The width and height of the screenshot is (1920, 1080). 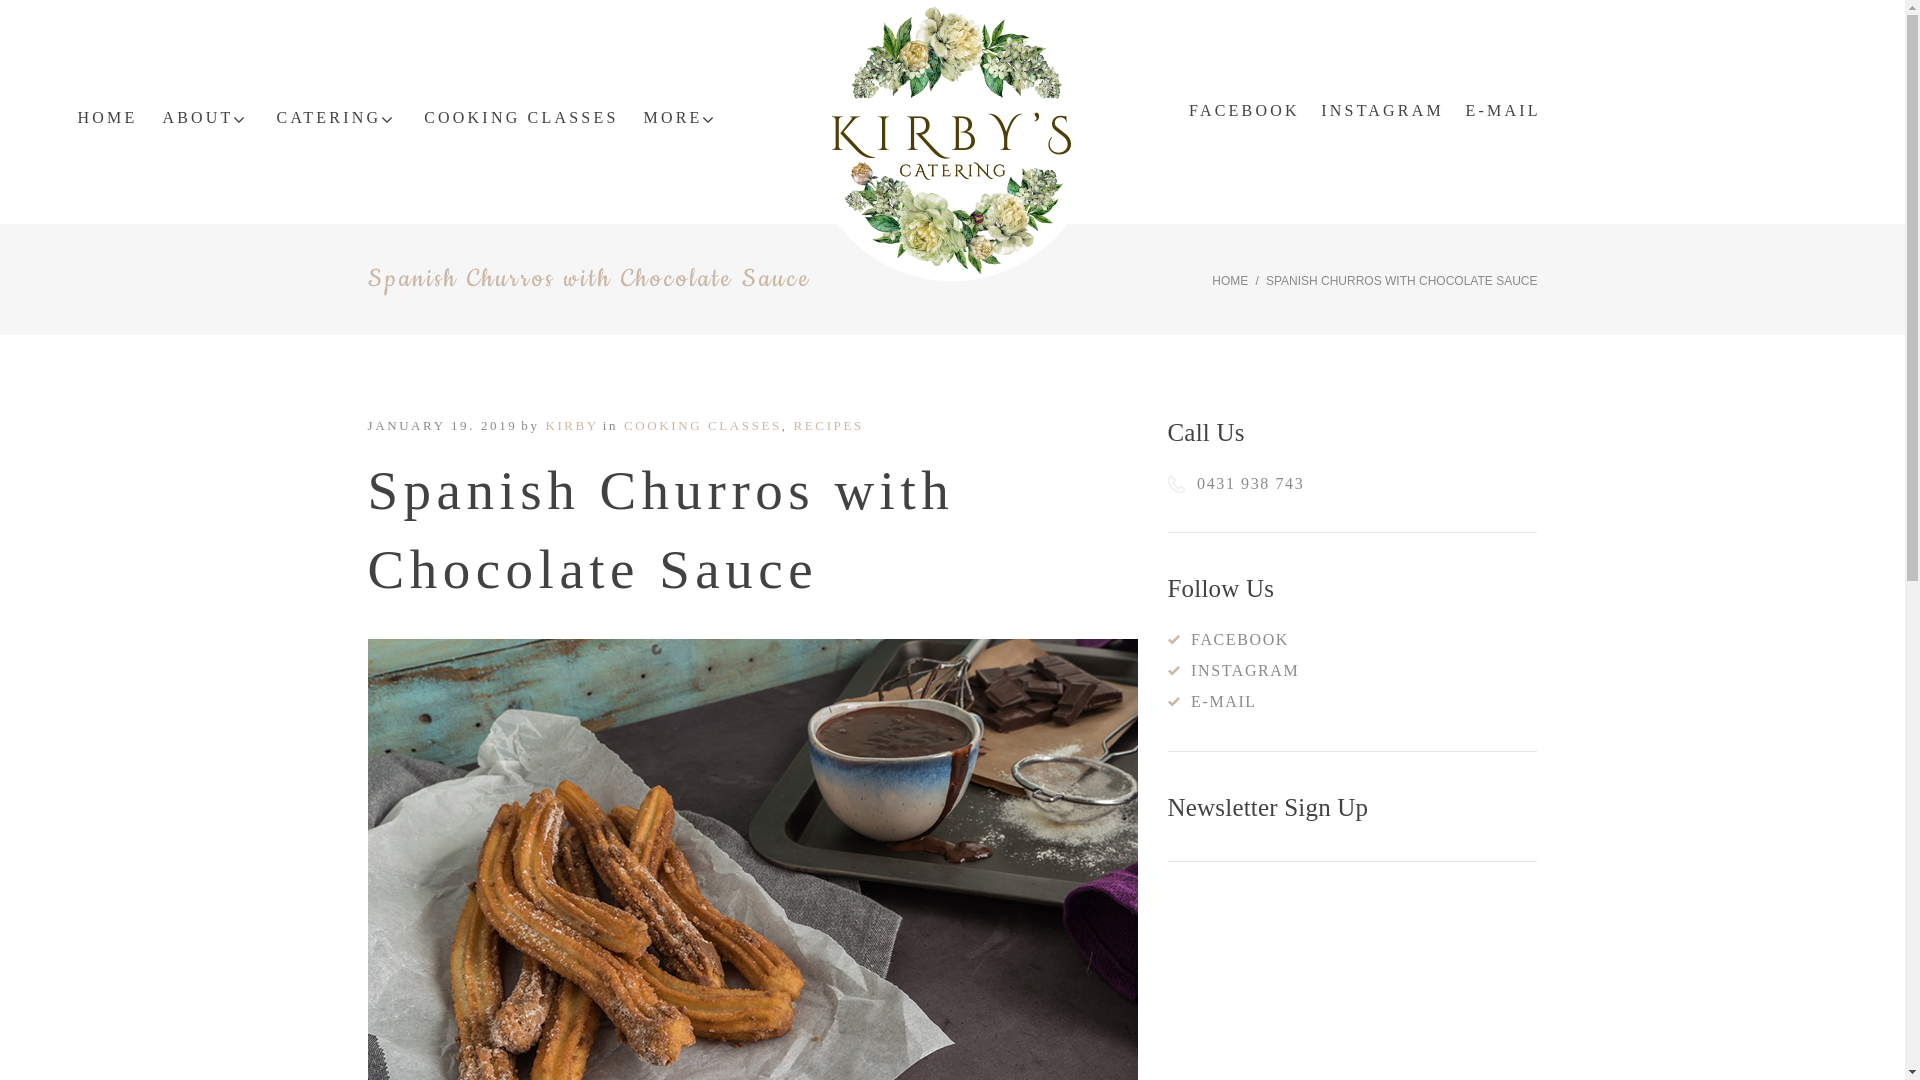 What do you see at coordinates (206, 118) in the screenshot?
I see `'ABOUT'` at bounding box center [206, 118].